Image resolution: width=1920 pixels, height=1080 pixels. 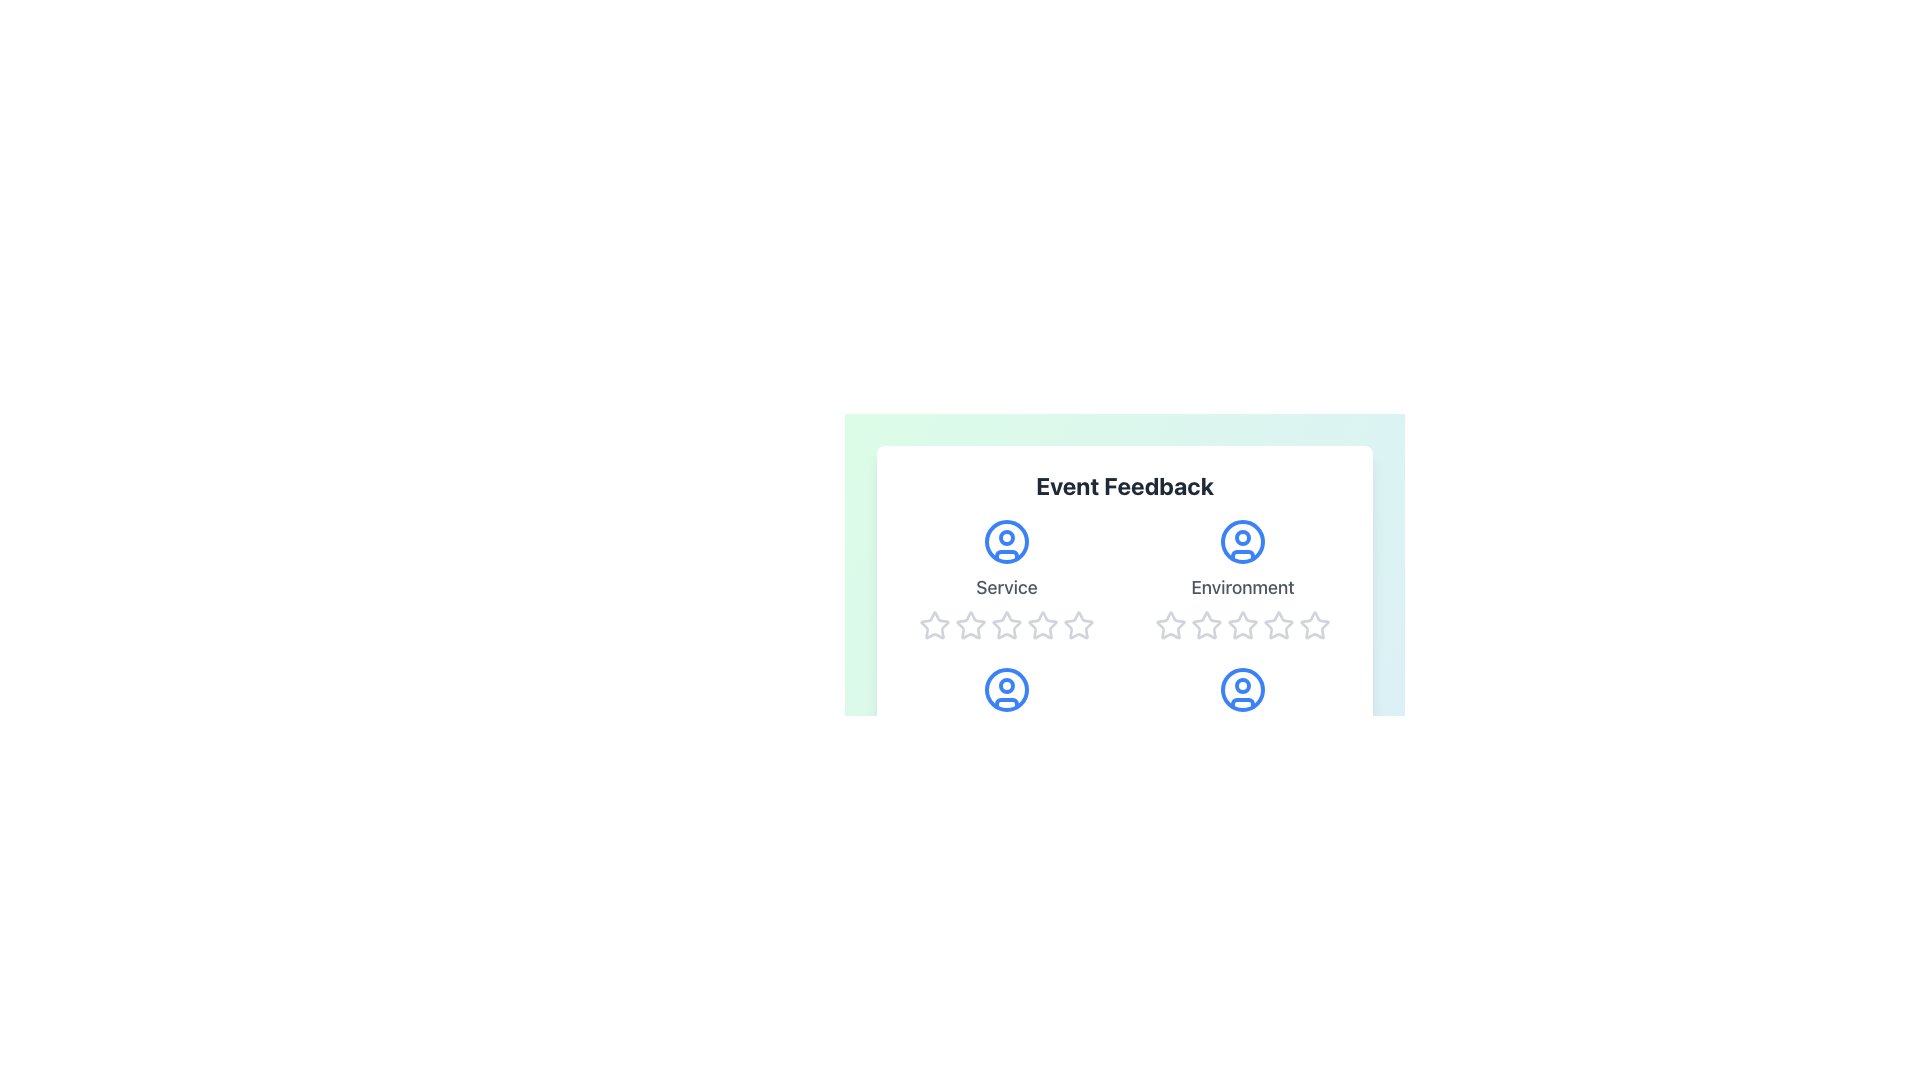 I want to click on the first rating star icon in the 'Service' category located in the 'Event Feedback' section, so click(x=970, y=624).